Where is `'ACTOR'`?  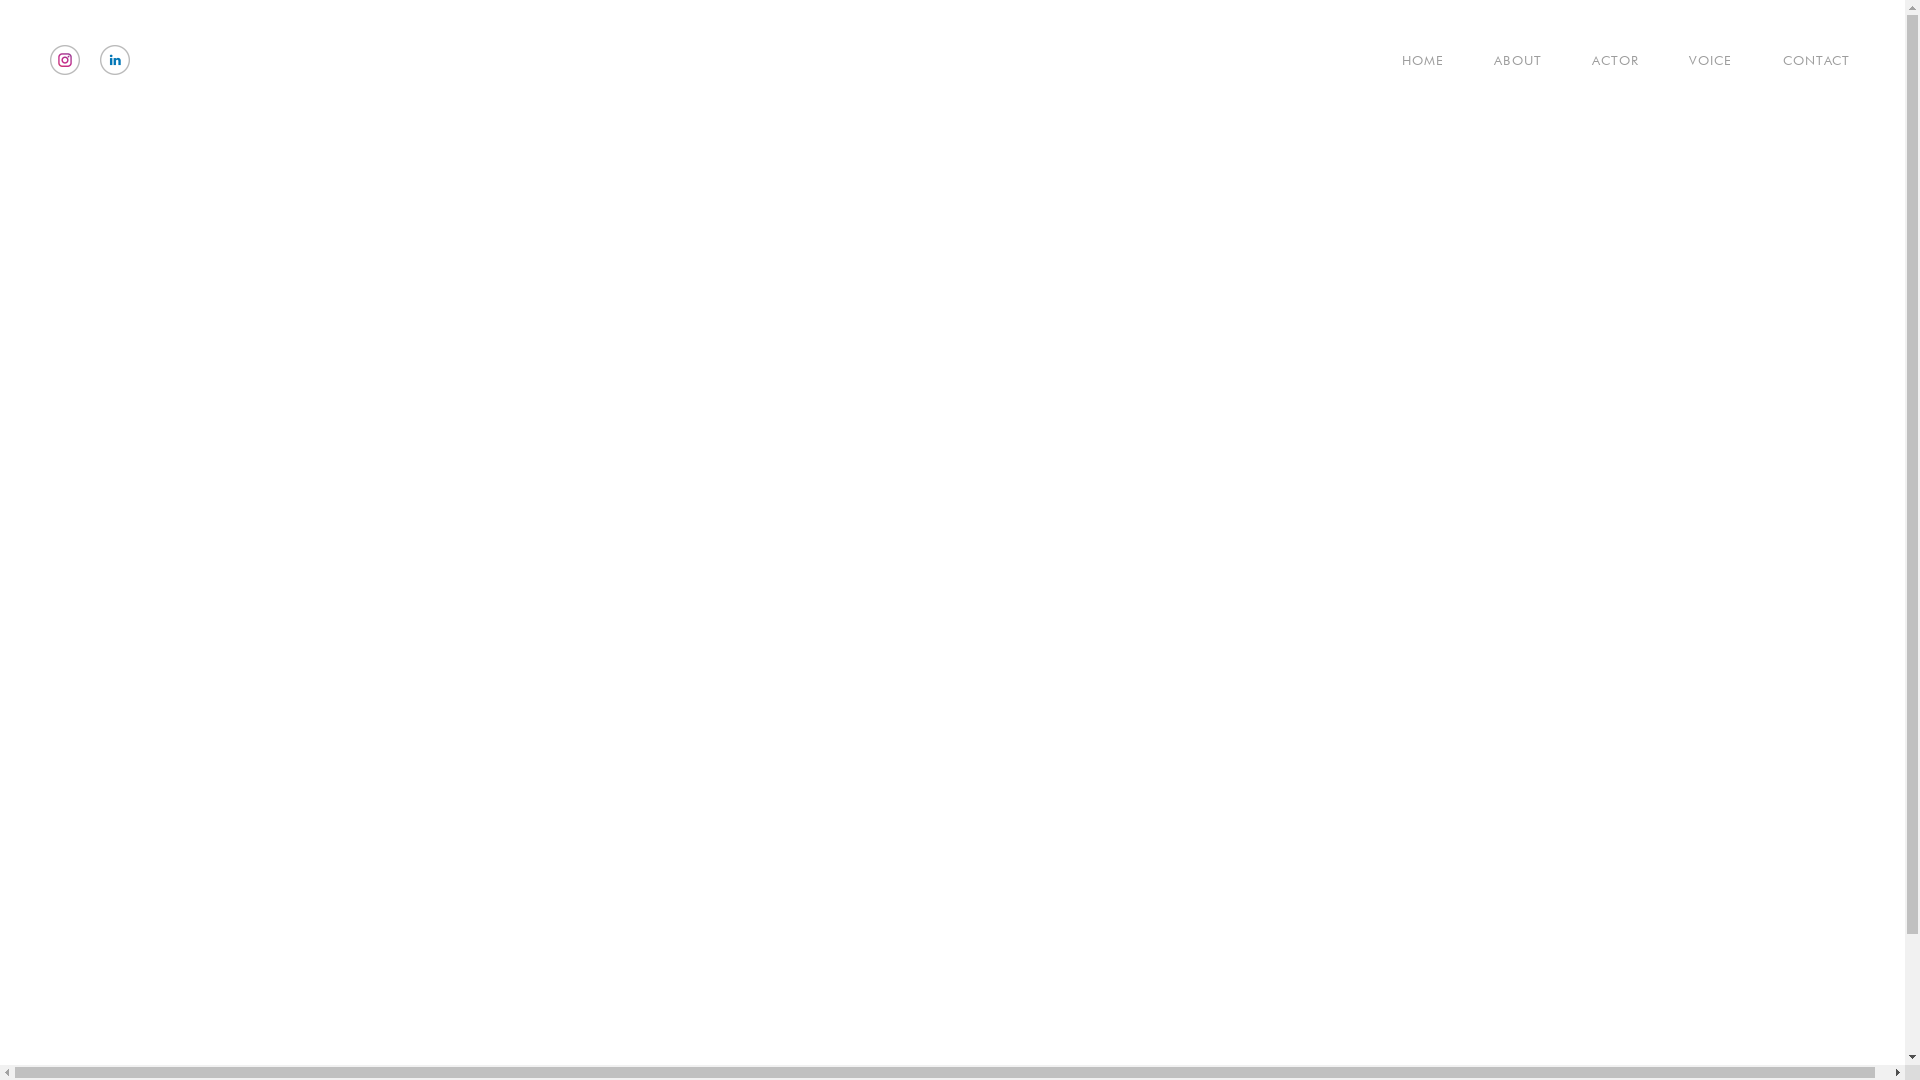 'ACTOR' is located at coordinates (1594, 59).